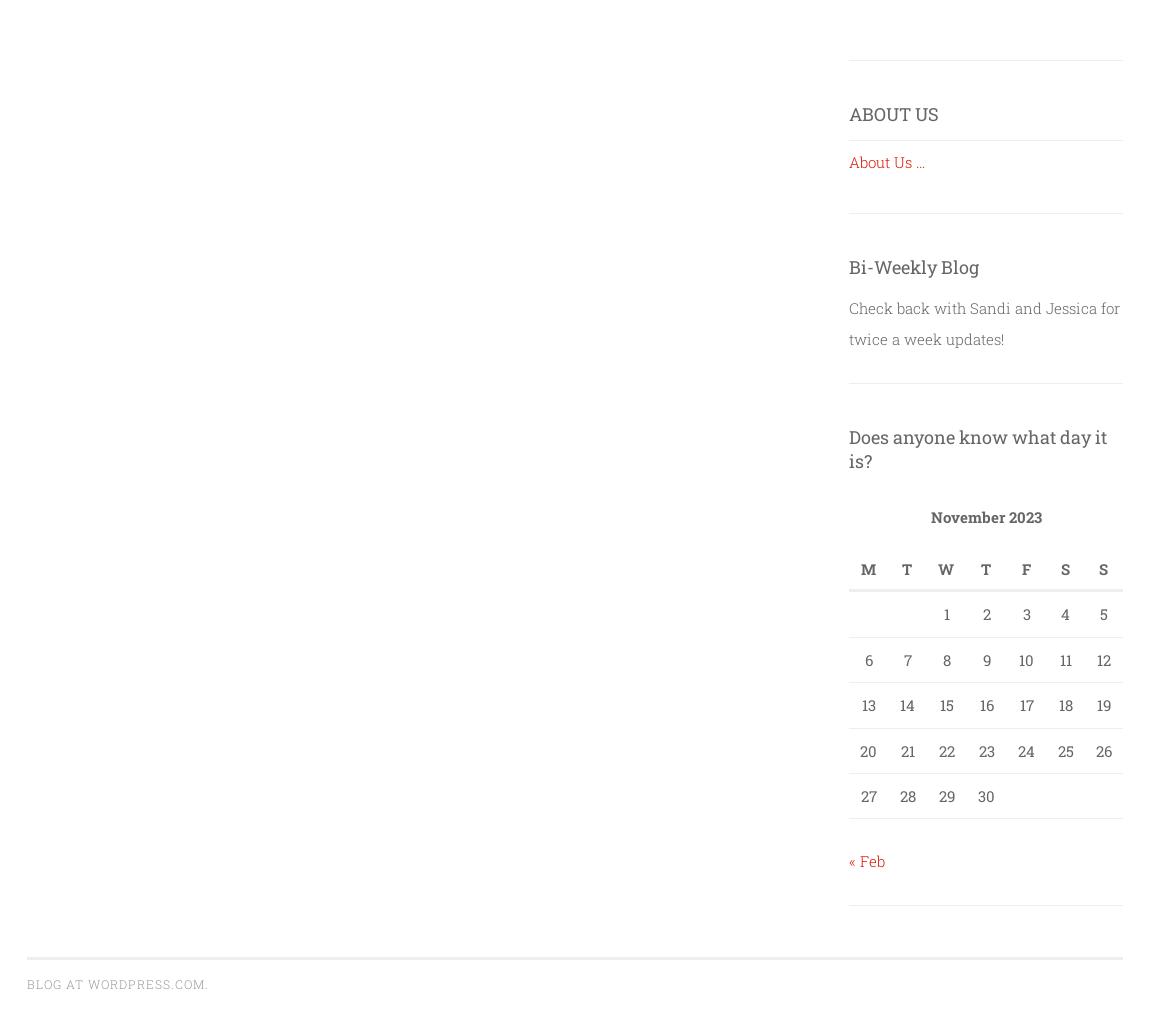  I want to click on '19', so click(1102, 704).